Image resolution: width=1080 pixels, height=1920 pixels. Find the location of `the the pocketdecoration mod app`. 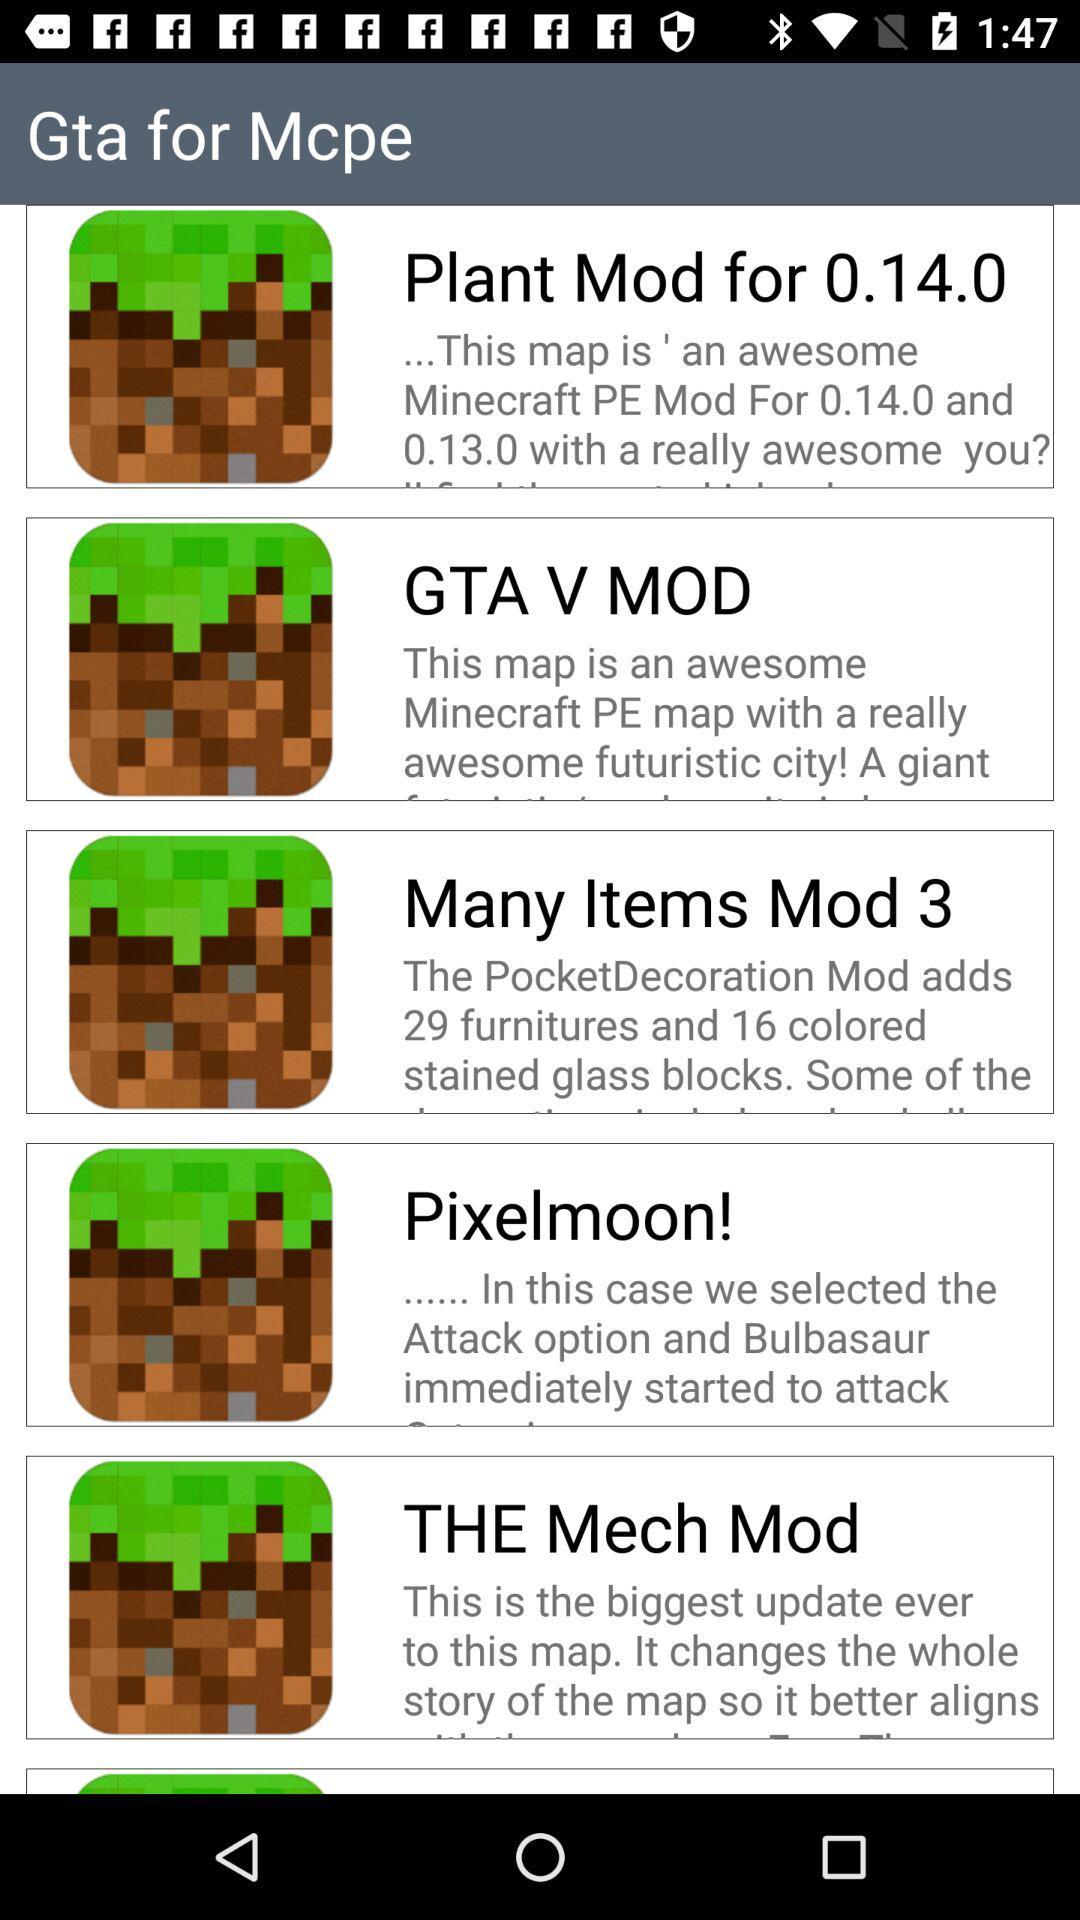

the the pocketdecoration mod app is located at coordinates (728, 1029).